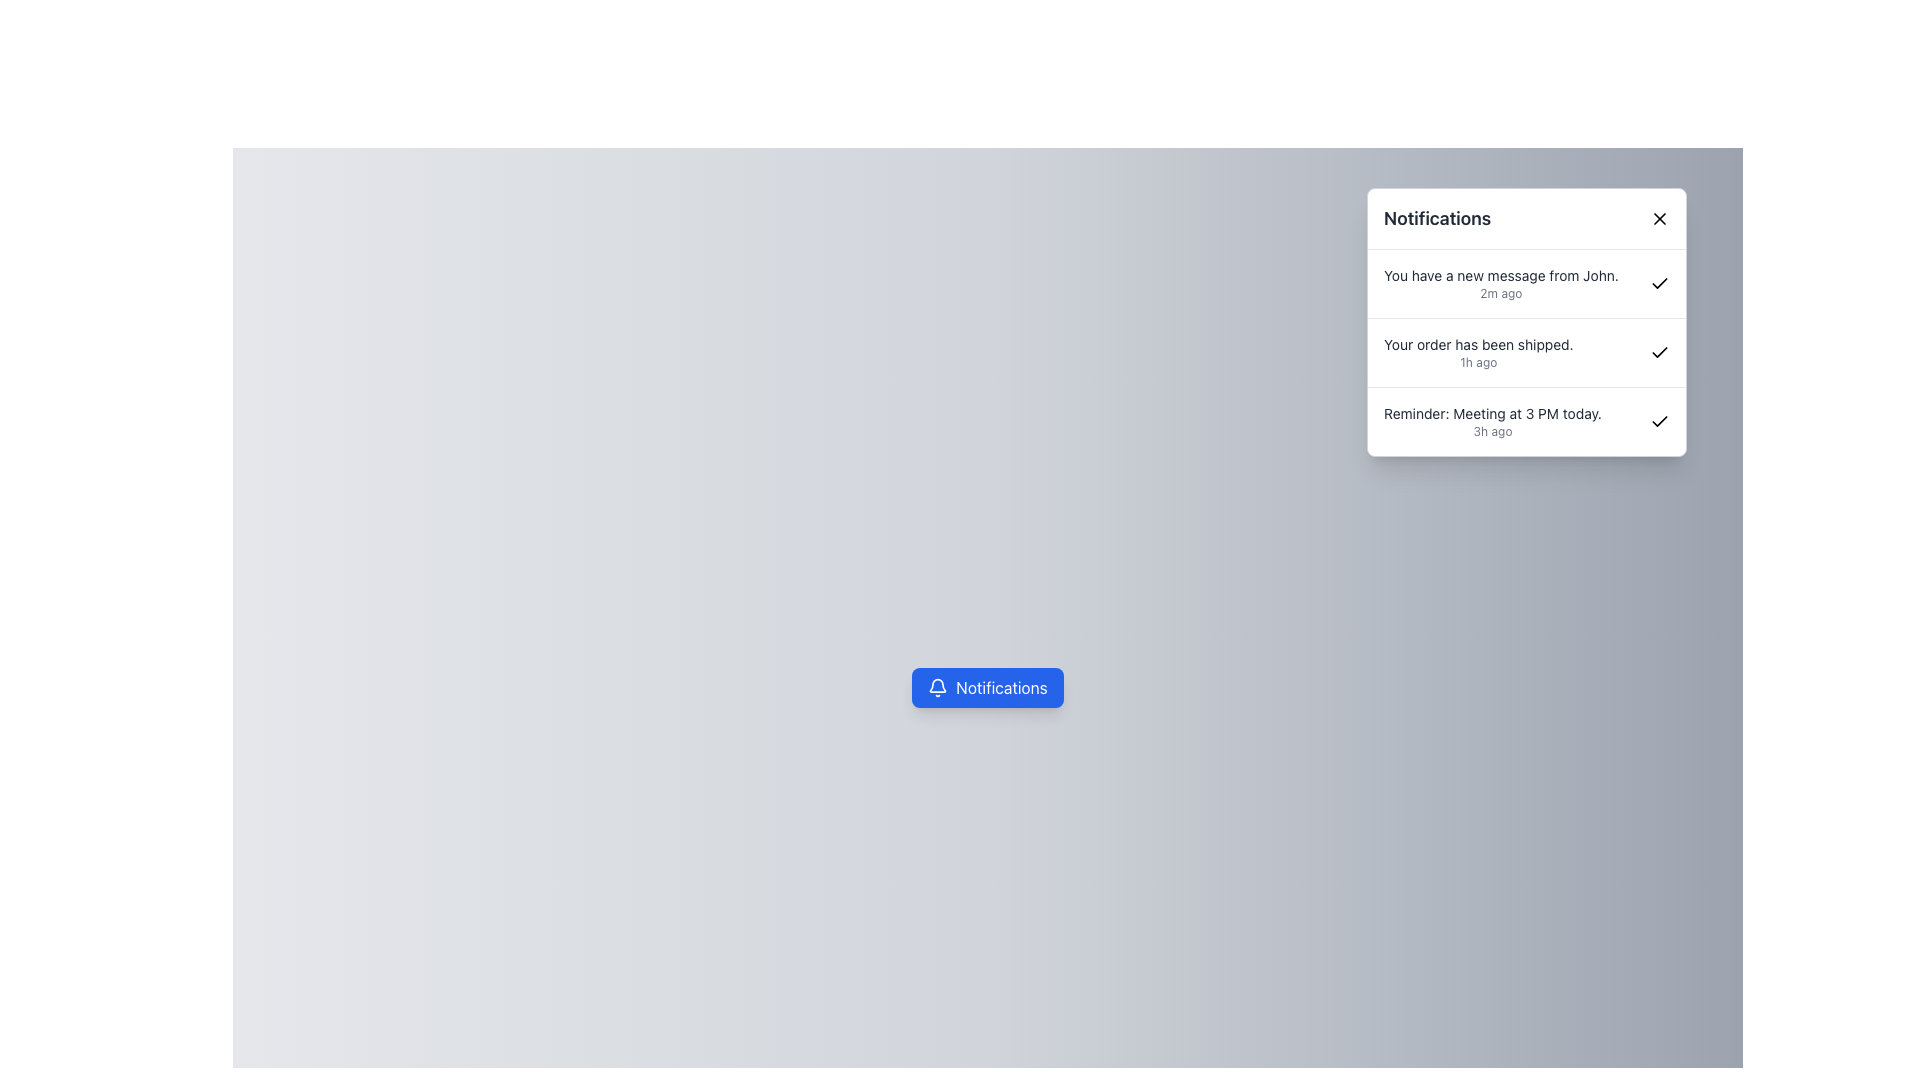 This screenshot has height=1080, width=1920. Describe the element at coordinates (1525, 284) in the screenshot. I see `the notification item displaying 'You have a new message from John.'` at that location.